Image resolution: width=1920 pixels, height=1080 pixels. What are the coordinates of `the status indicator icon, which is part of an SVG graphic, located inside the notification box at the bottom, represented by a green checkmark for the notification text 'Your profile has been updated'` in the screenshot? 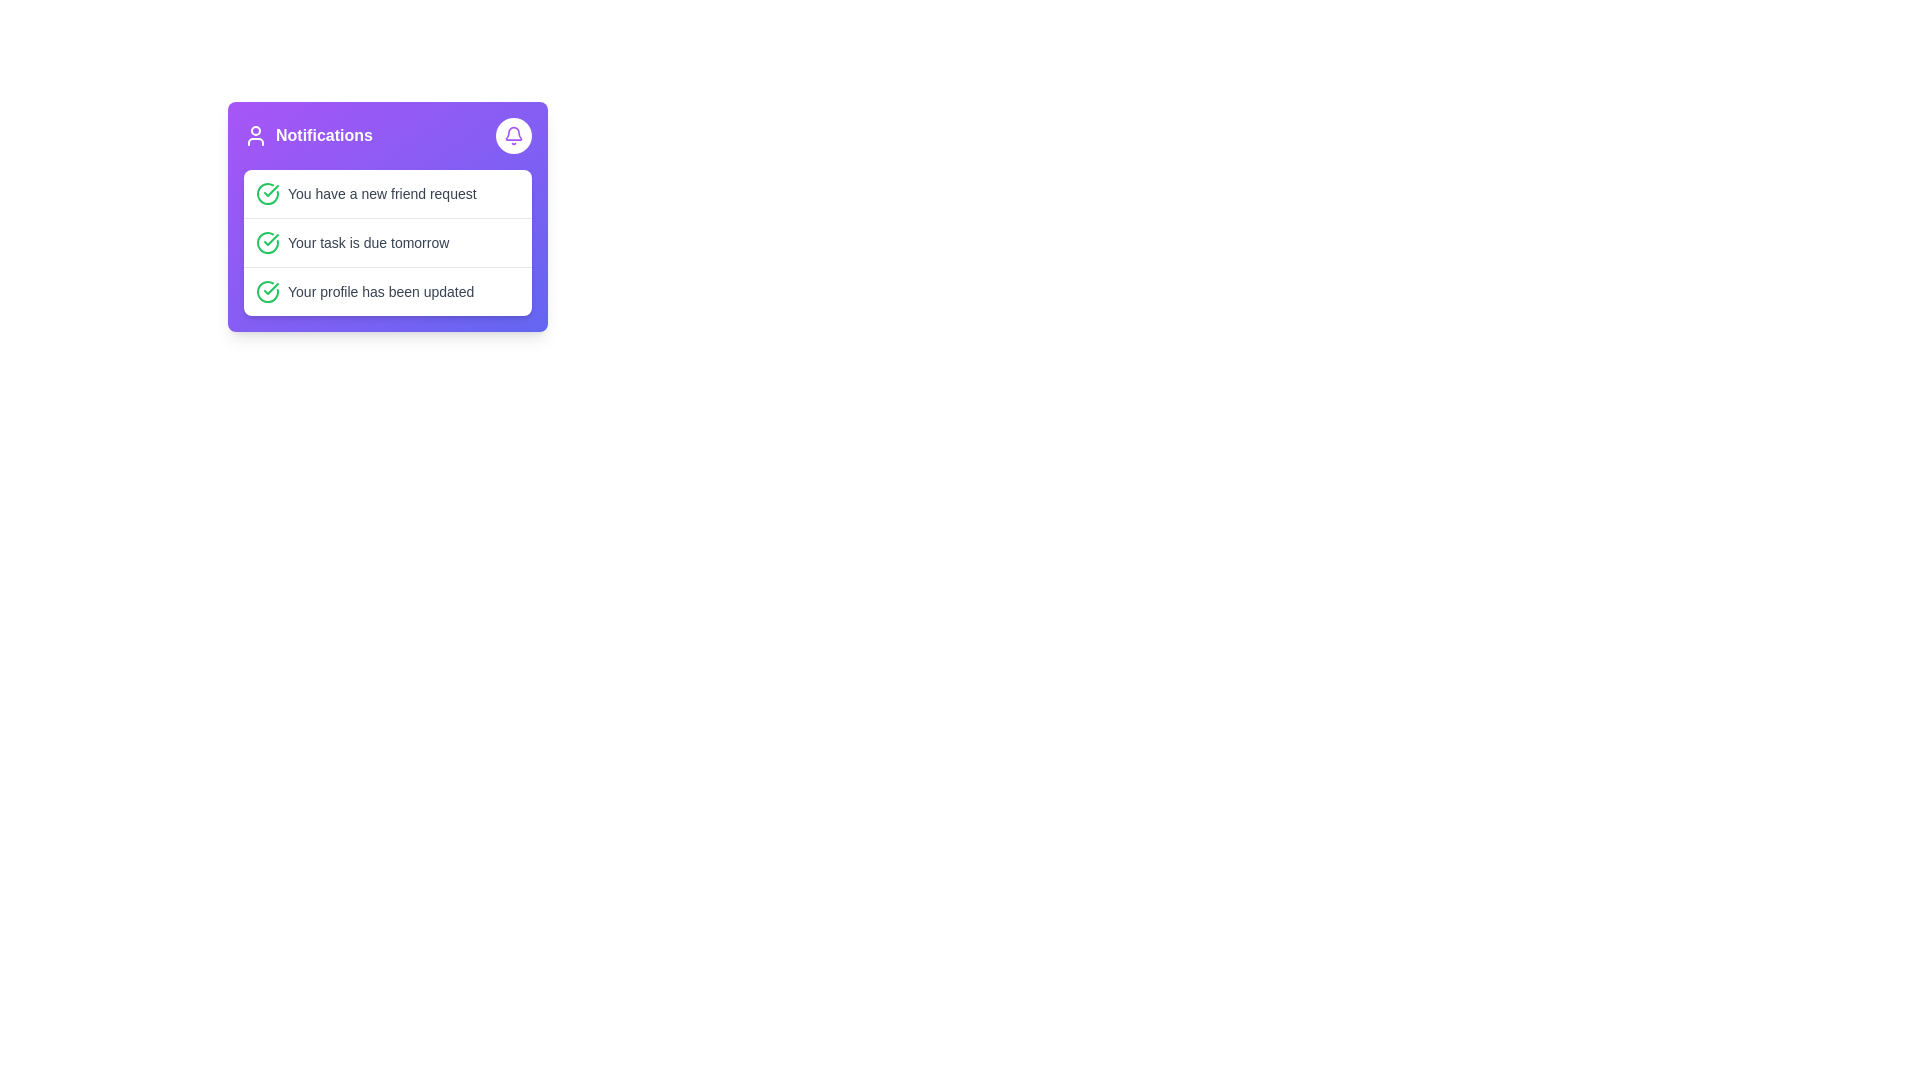 It's located at (267, 292).